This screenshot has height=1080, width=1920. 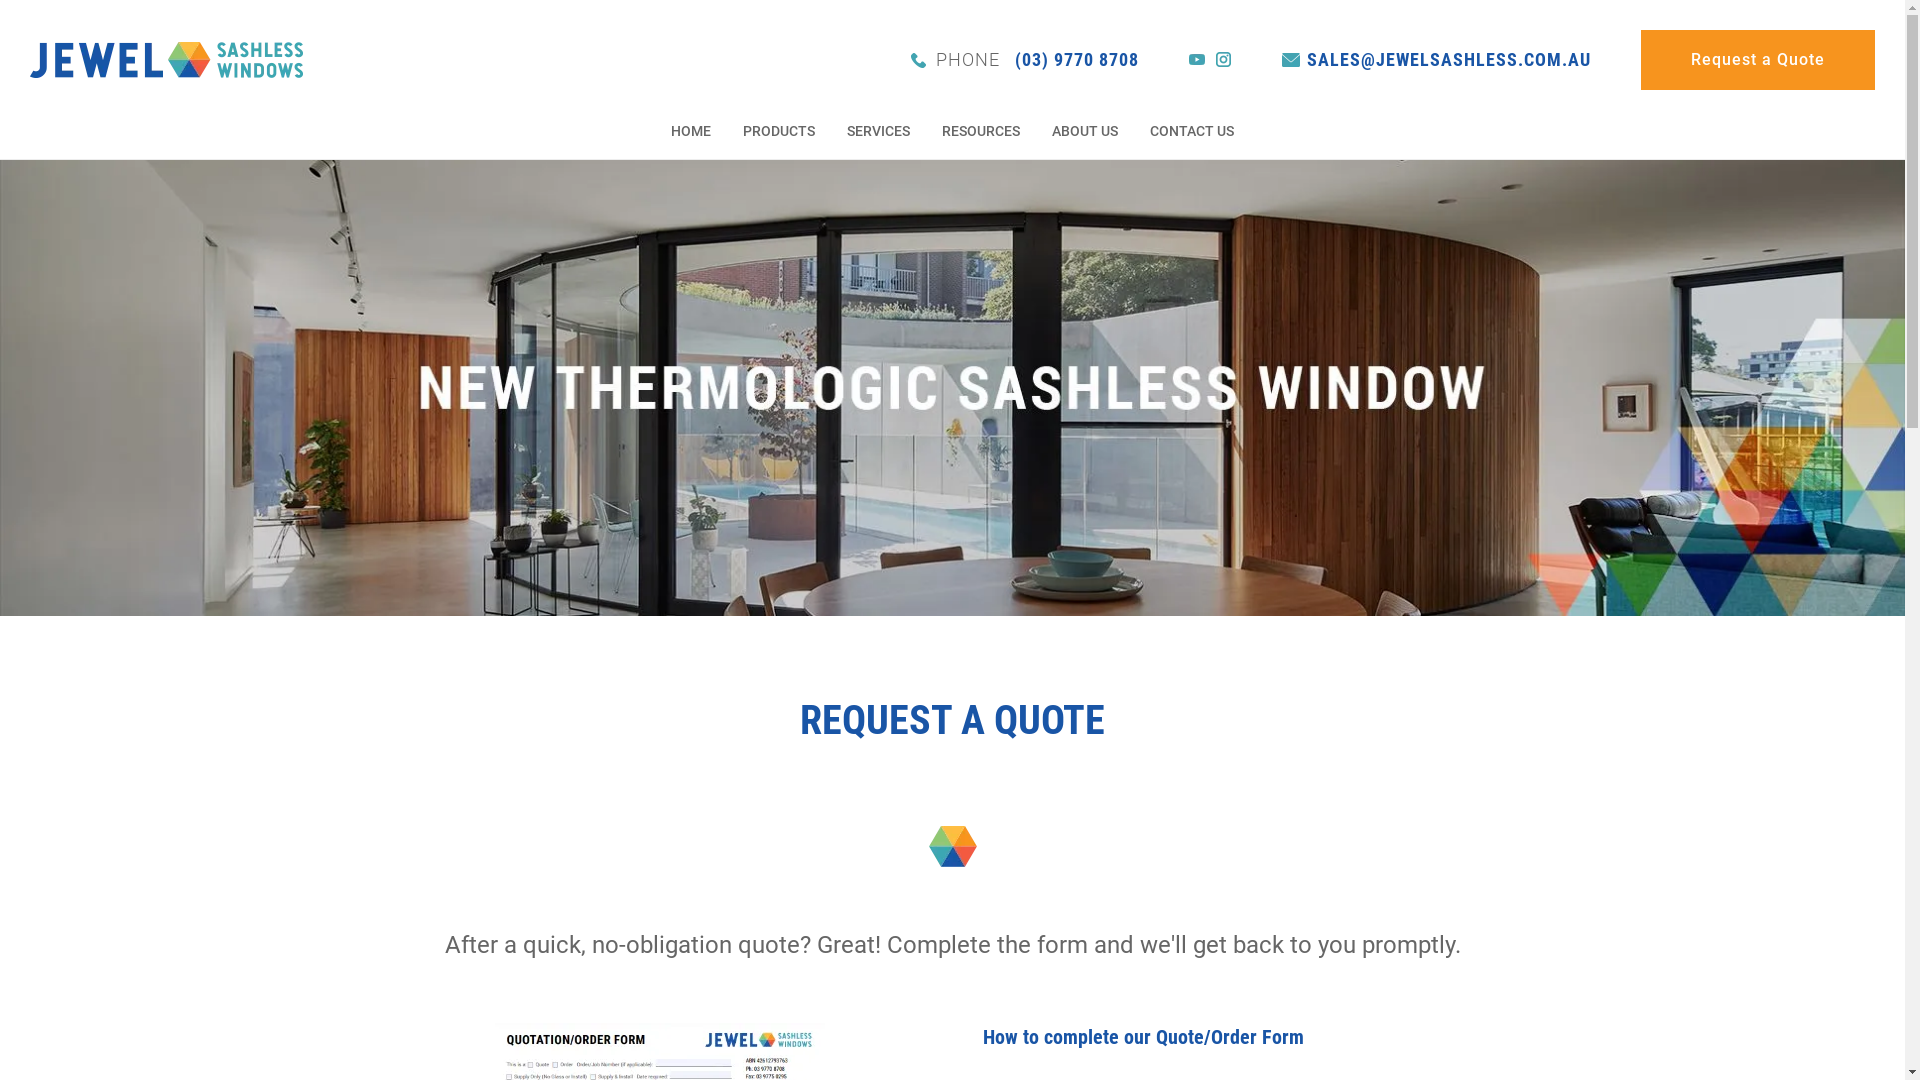 I want to click on 'Jewel Sashless Windows Aust. Pty Ltd', so click(x=166, y=57).